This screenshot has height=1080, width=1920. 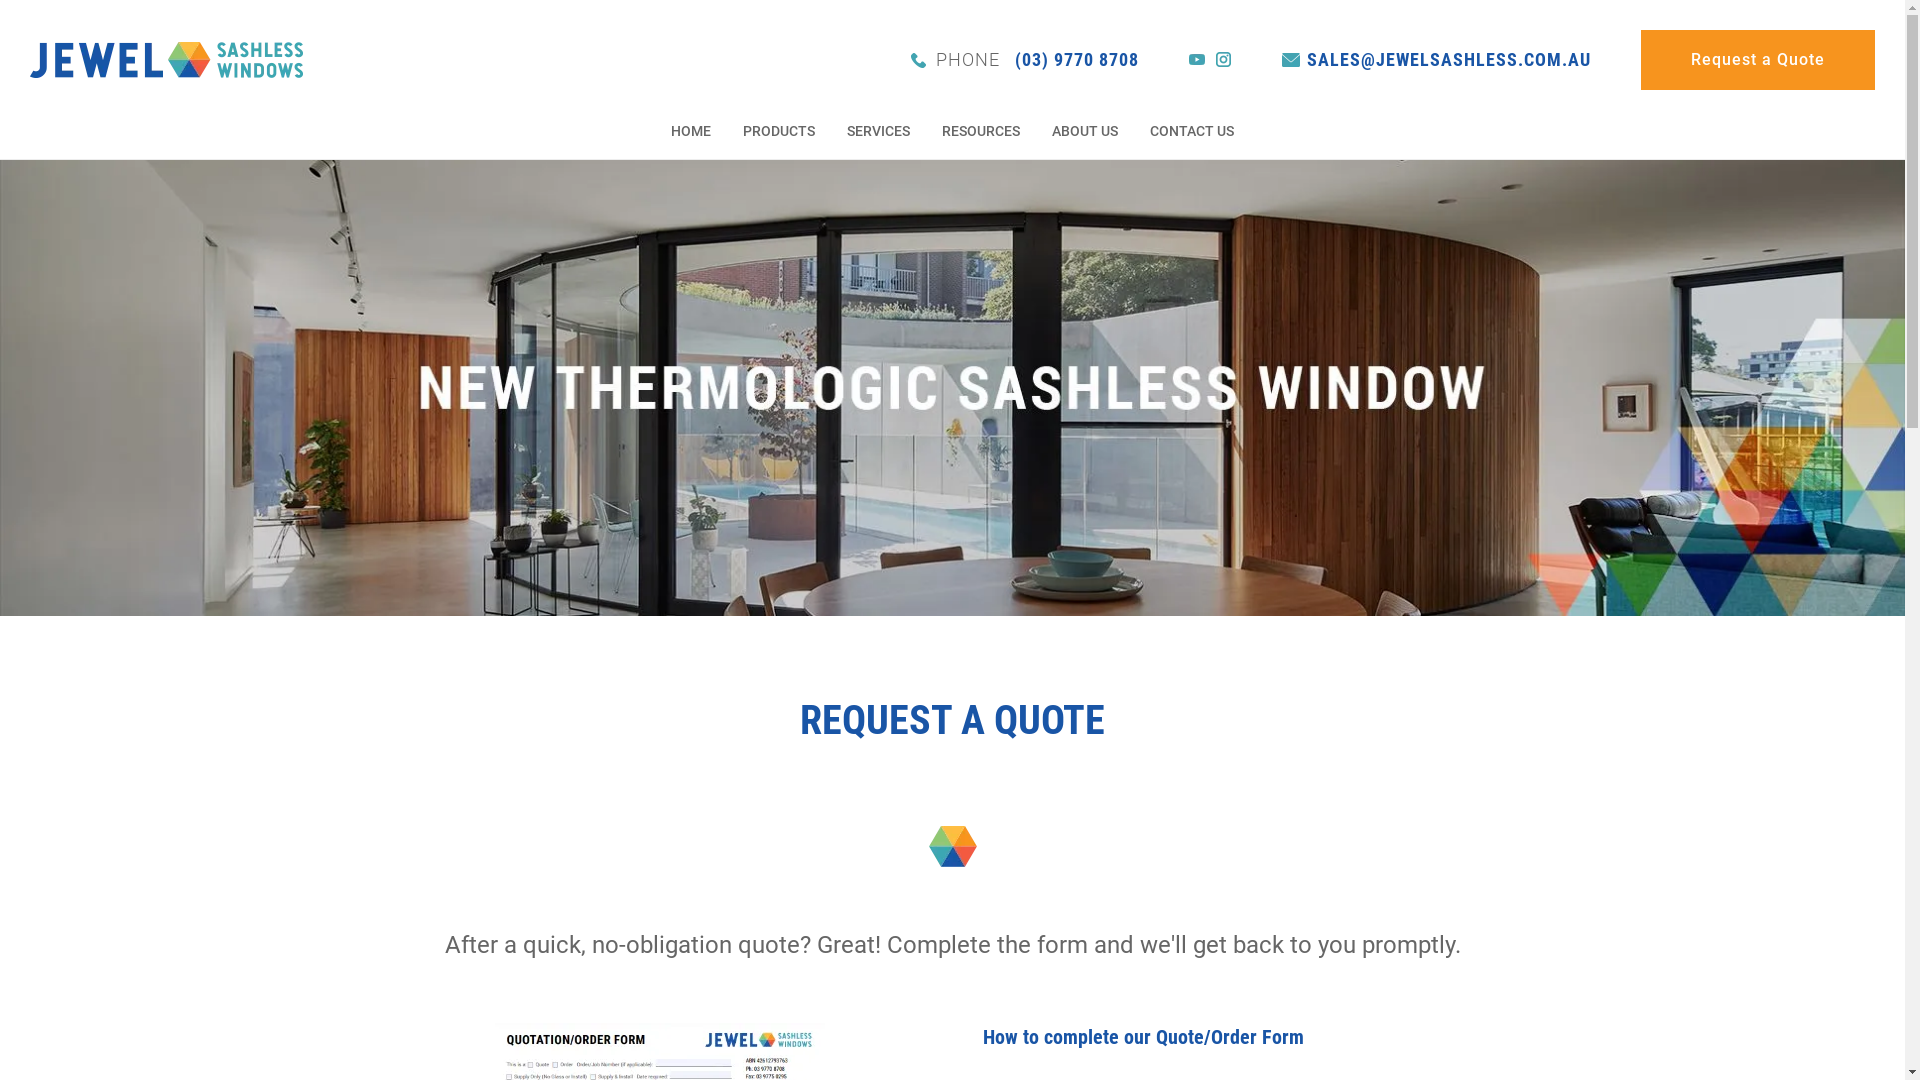 I want to click on 'Jewel Sashless Windows Aust. Pty Ltd', so click(x=166, y=57).